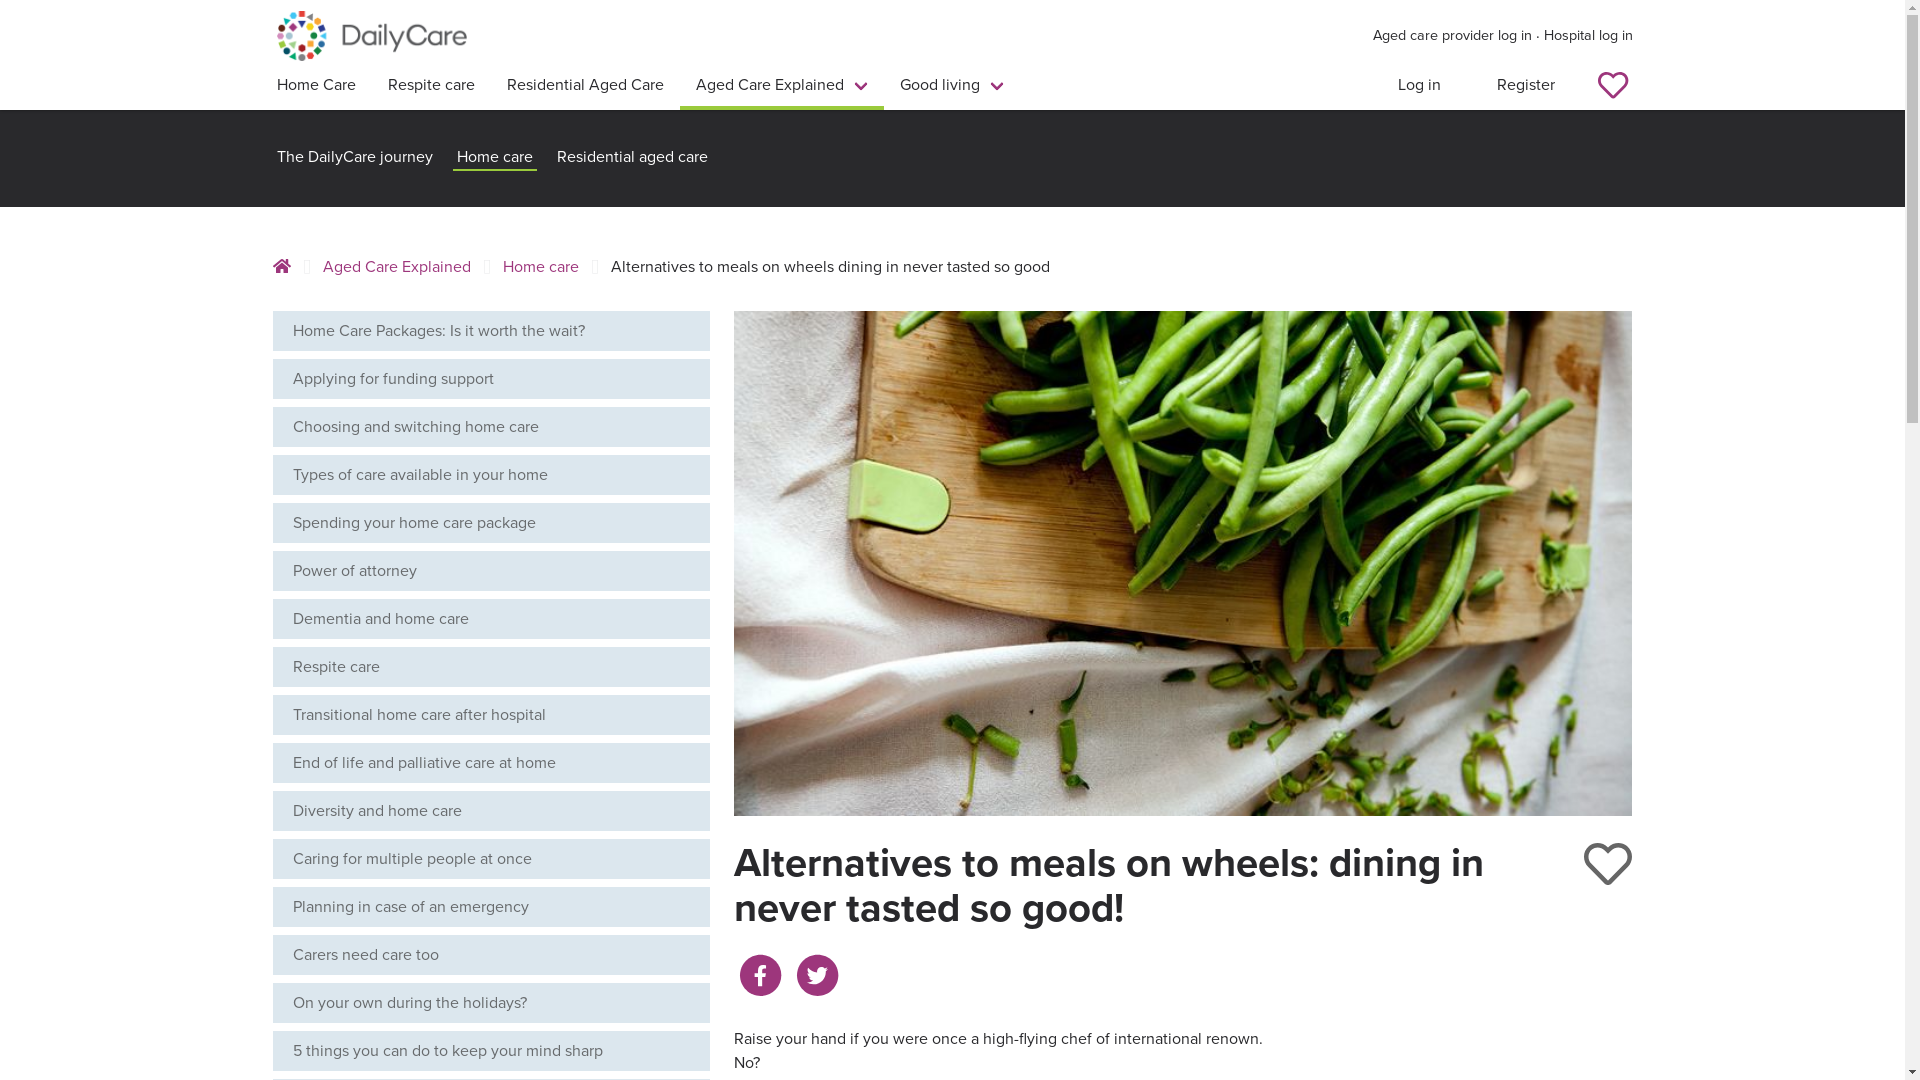  What do you see at coordinates (489, 86) in the screenshot?
I see `'Residential Aged Care'` at bounding box center [489, 86].